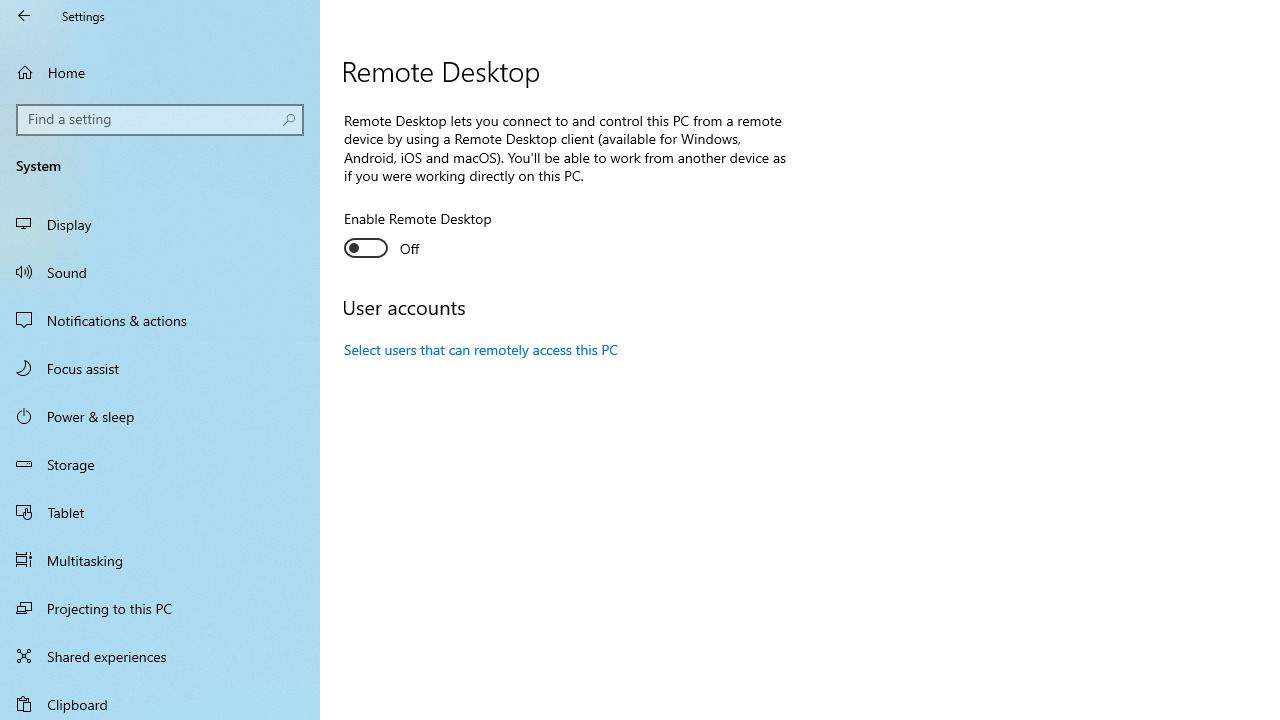 The image size is (1280, 720). I want to click on 'Select users that can remotely access this PC', so click(481, 348).